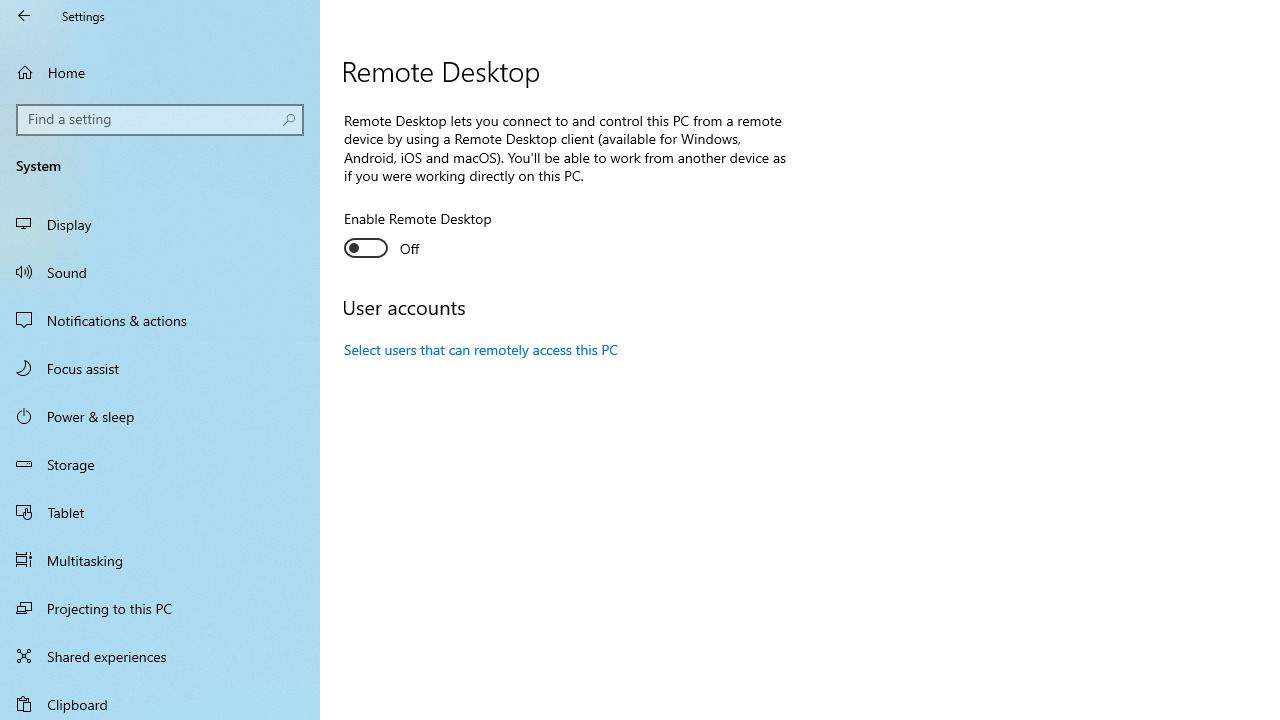 The image size is (1280, 720). I want to click on 'Select users that can remotely access this PC', so click(481, 348).